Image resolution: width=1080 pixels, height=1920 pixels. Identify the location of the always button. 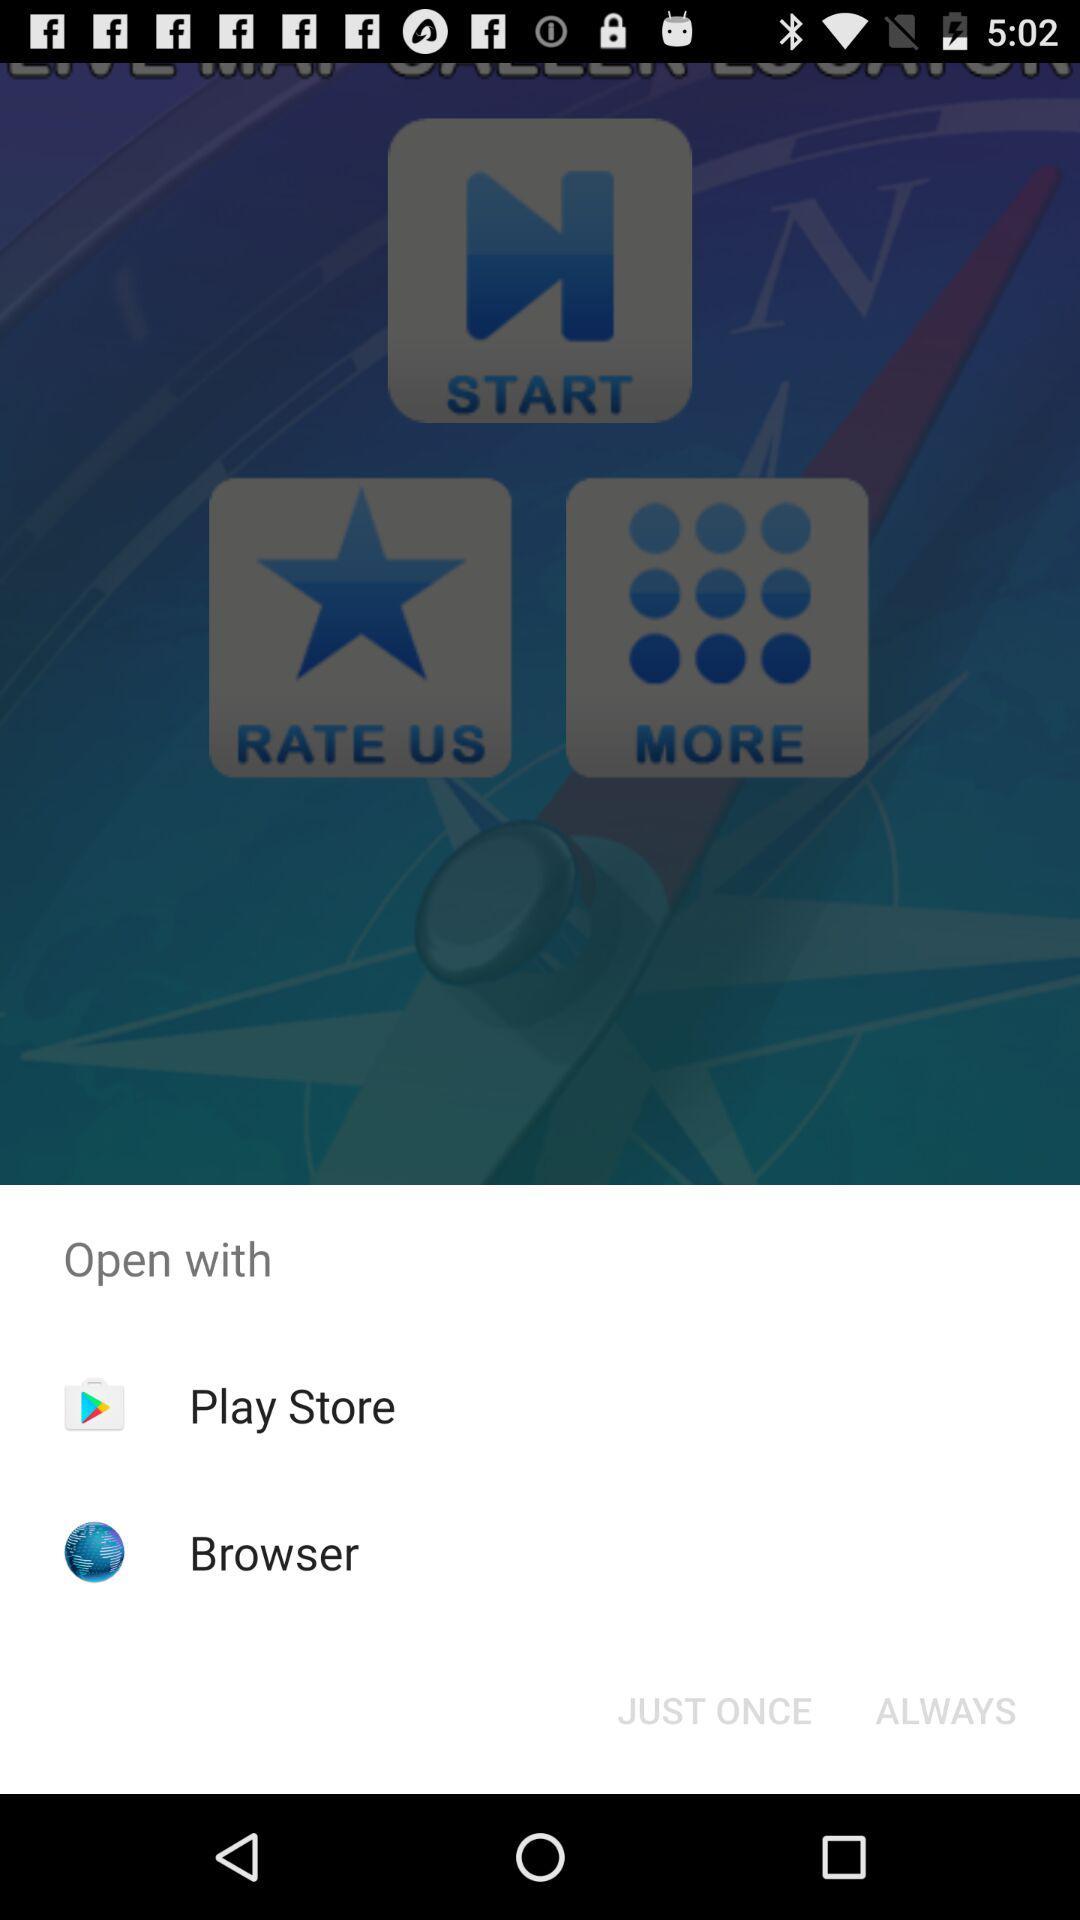
(945, 1708).